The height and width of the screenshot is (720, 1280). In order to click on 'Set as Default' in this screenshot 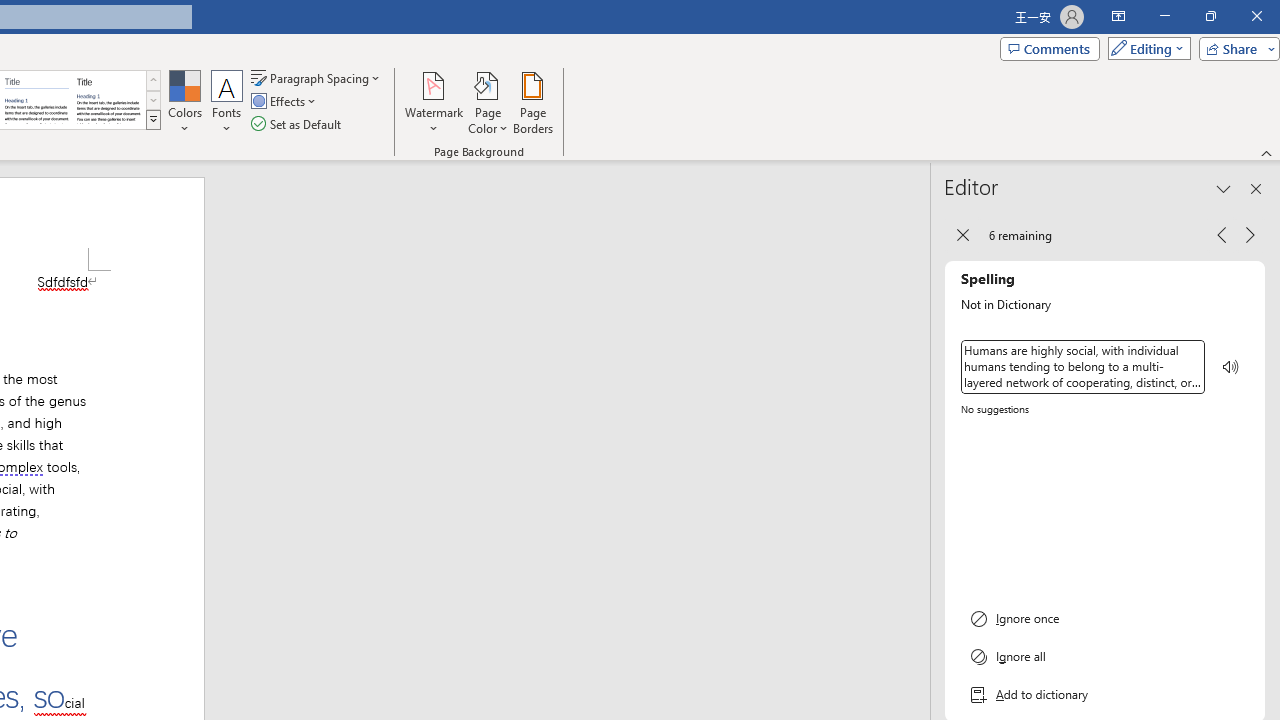, I will do `click(297, 124)`.